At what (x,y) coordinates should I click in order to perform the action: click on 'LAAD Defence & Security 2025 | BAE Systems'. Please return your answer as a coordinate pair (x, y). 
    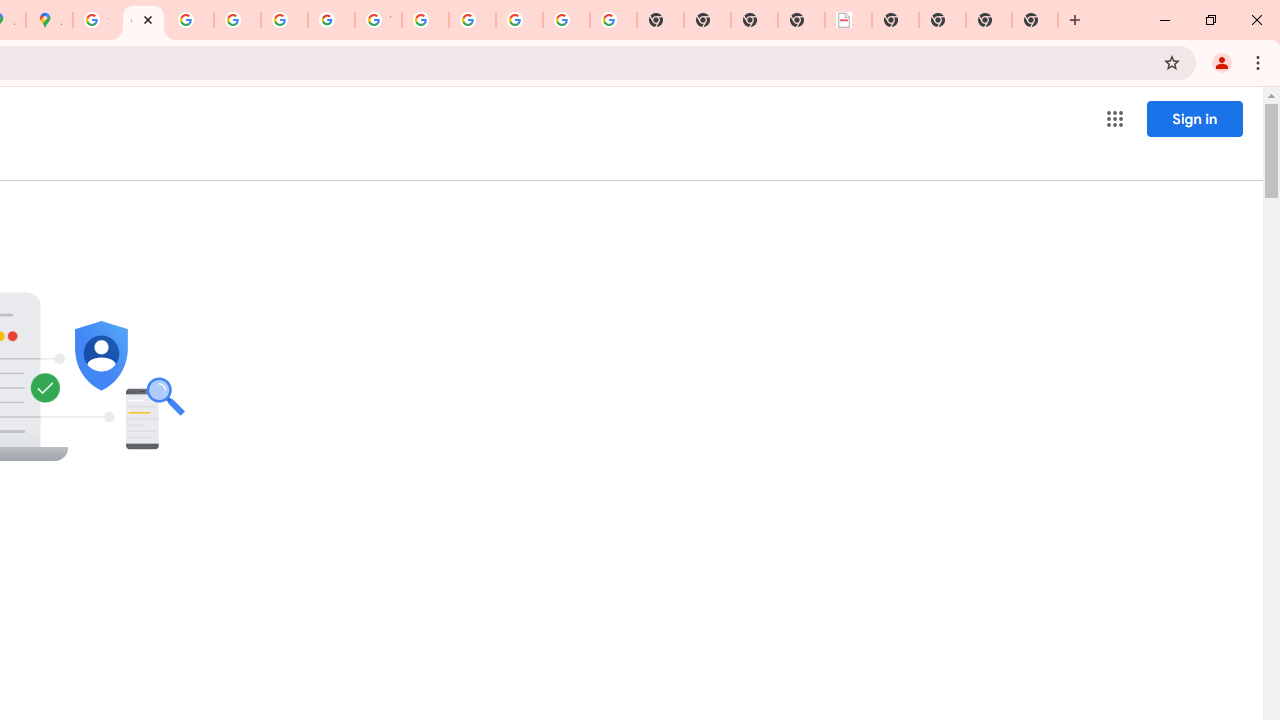
    Looking at the image, I should click on (848, 20).